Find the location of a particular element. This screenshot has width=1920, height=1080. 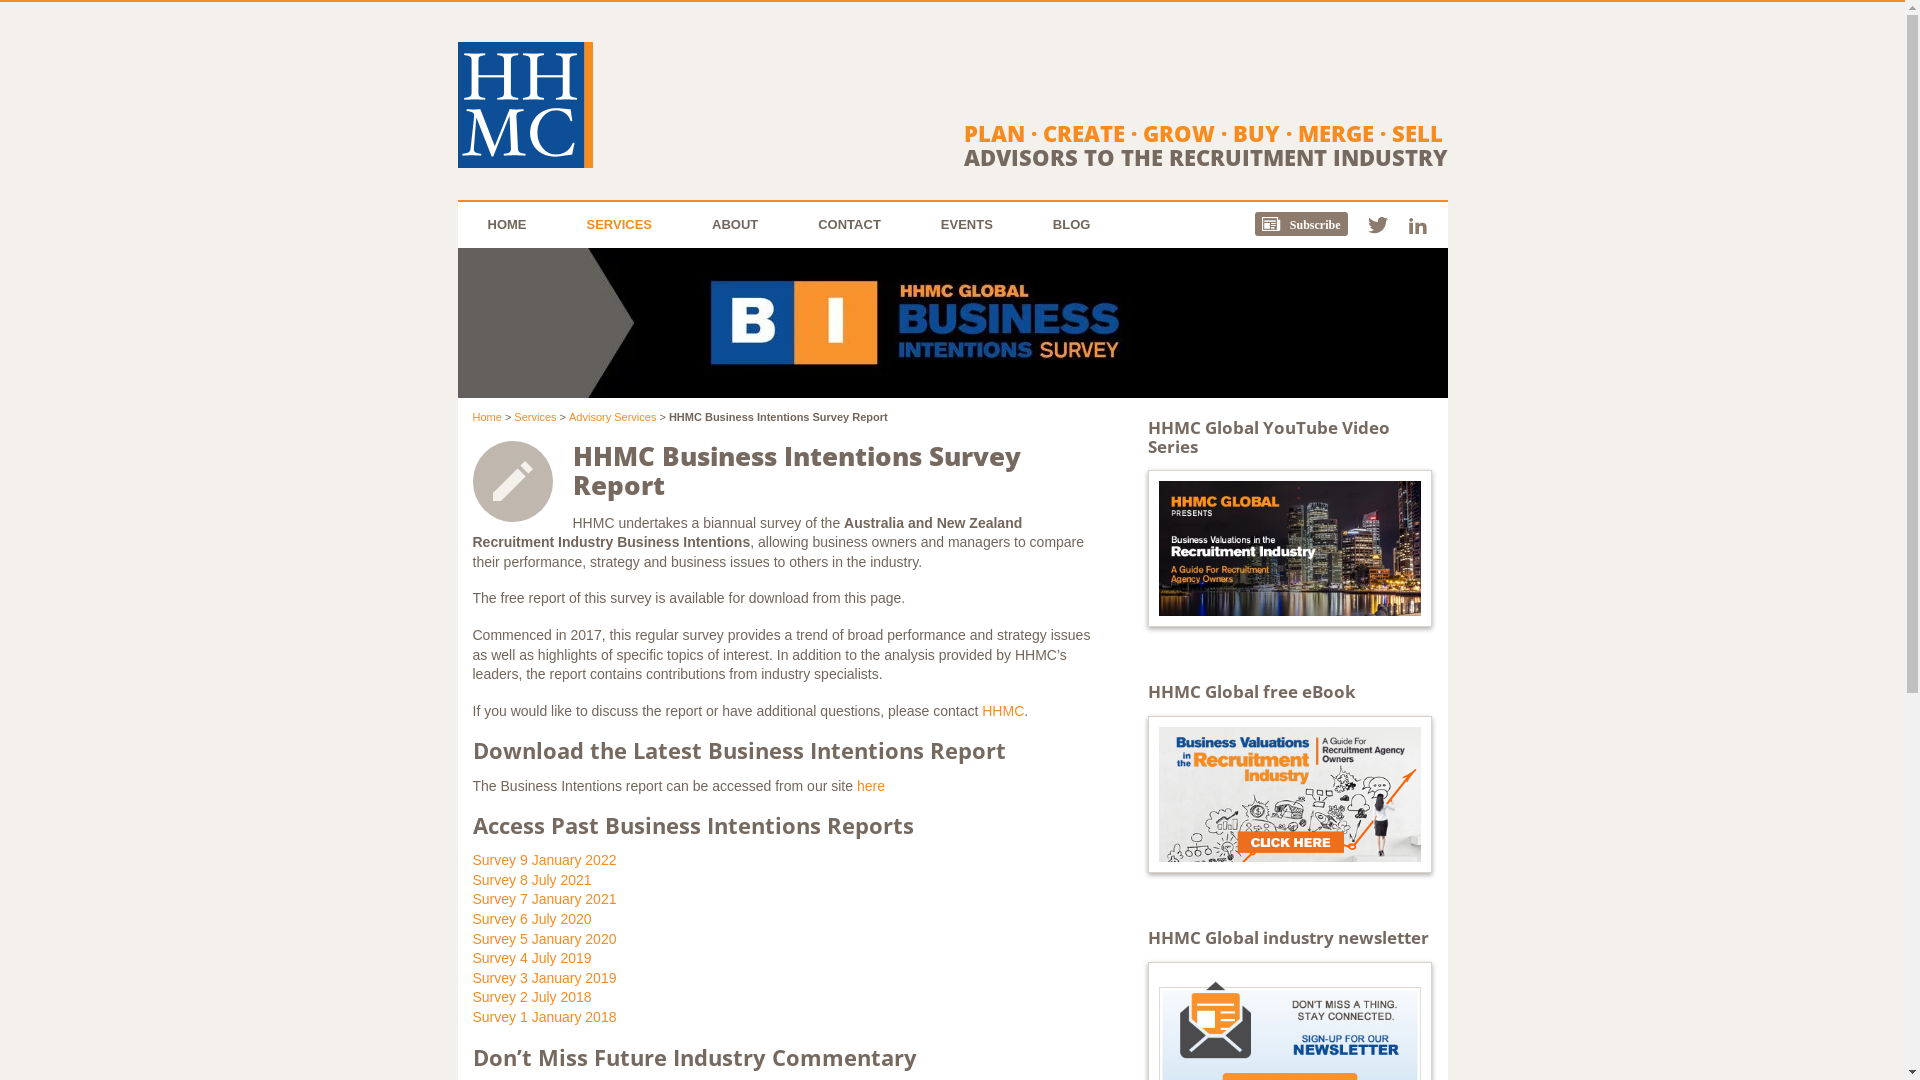

'Survey 8 July 2021' is located at coordinates (531, 878).